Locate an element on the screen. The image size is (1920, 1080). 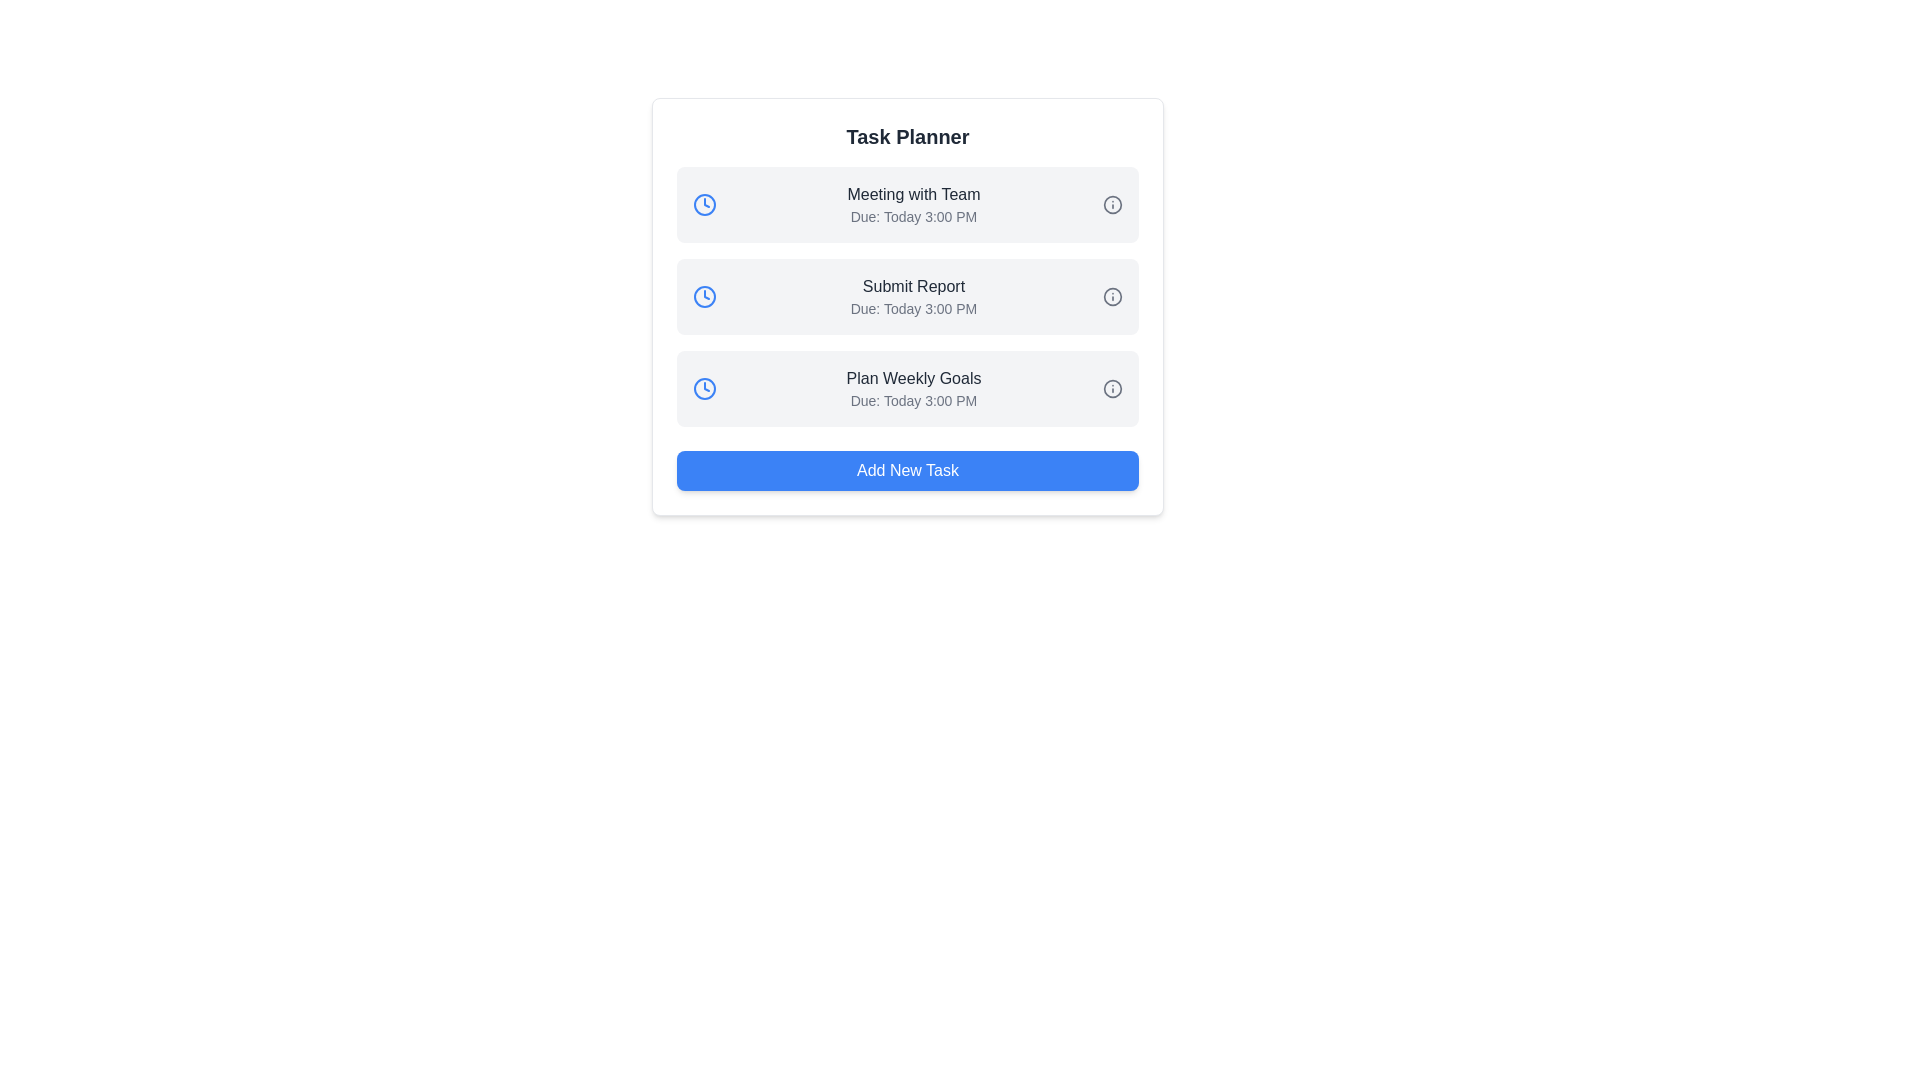
the text block that reads 'Submit Report' with a due date of 'Due: Today 3:00 PM', located within the second task of the vertically-stacked list in the Task Planner is located at coordinates (912, 297).